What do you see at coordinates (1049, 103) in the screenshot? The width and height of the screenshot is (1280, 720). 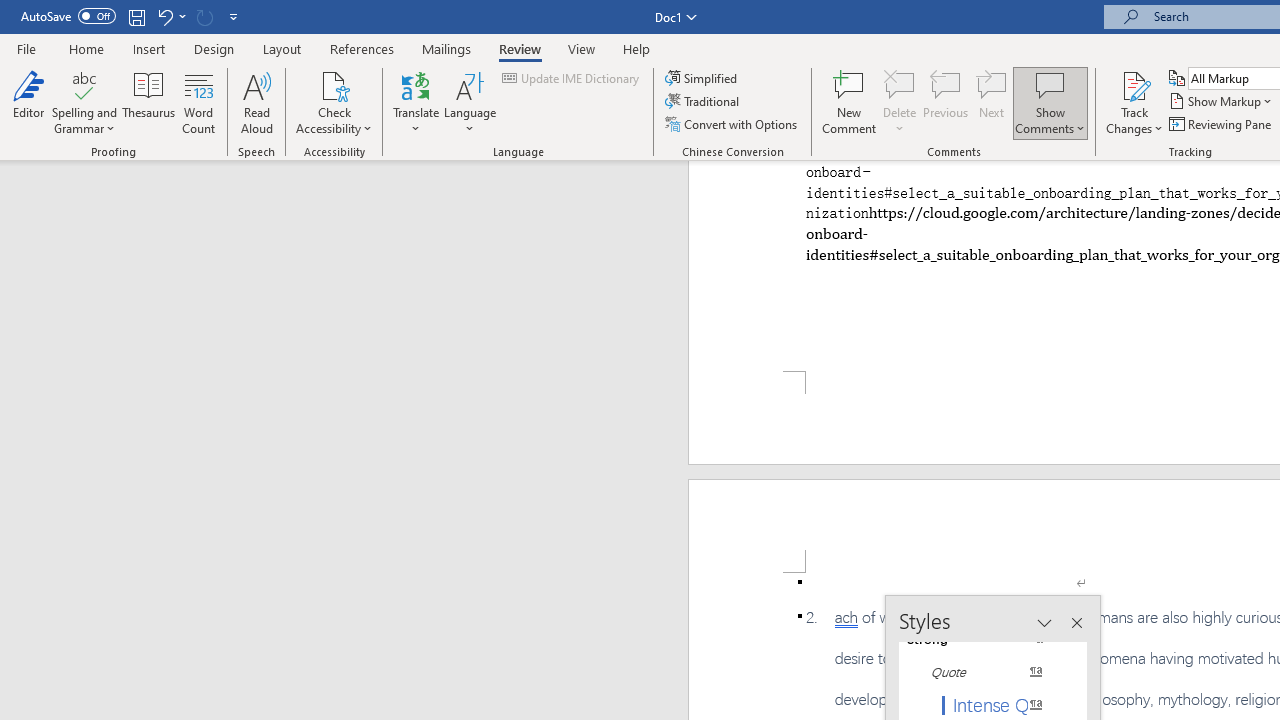 I see `'Show Comments'` at bounding box center [1049, 103].